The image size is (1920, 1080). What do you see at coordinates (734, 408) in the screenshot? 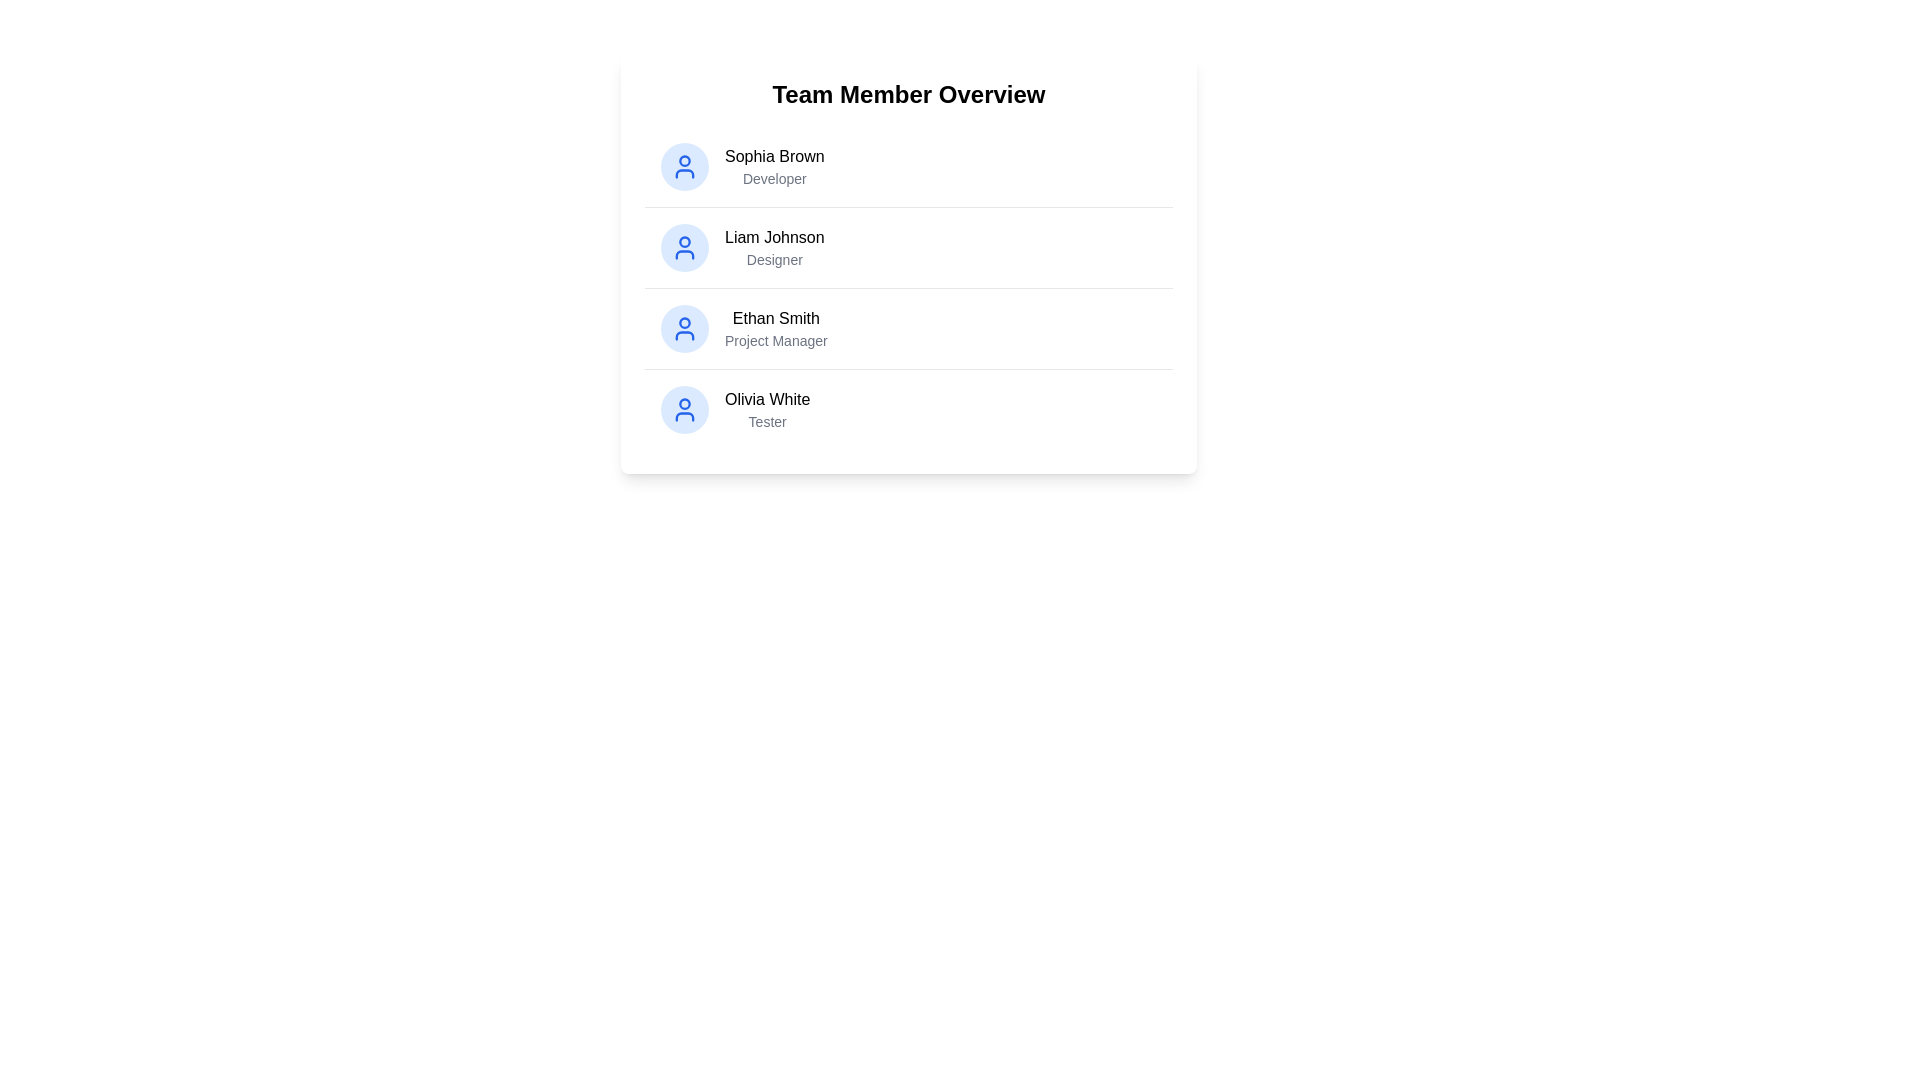
I see `the avatar in the fourth list item displaying detailed information about a team member` at bounding box center [734, 408].